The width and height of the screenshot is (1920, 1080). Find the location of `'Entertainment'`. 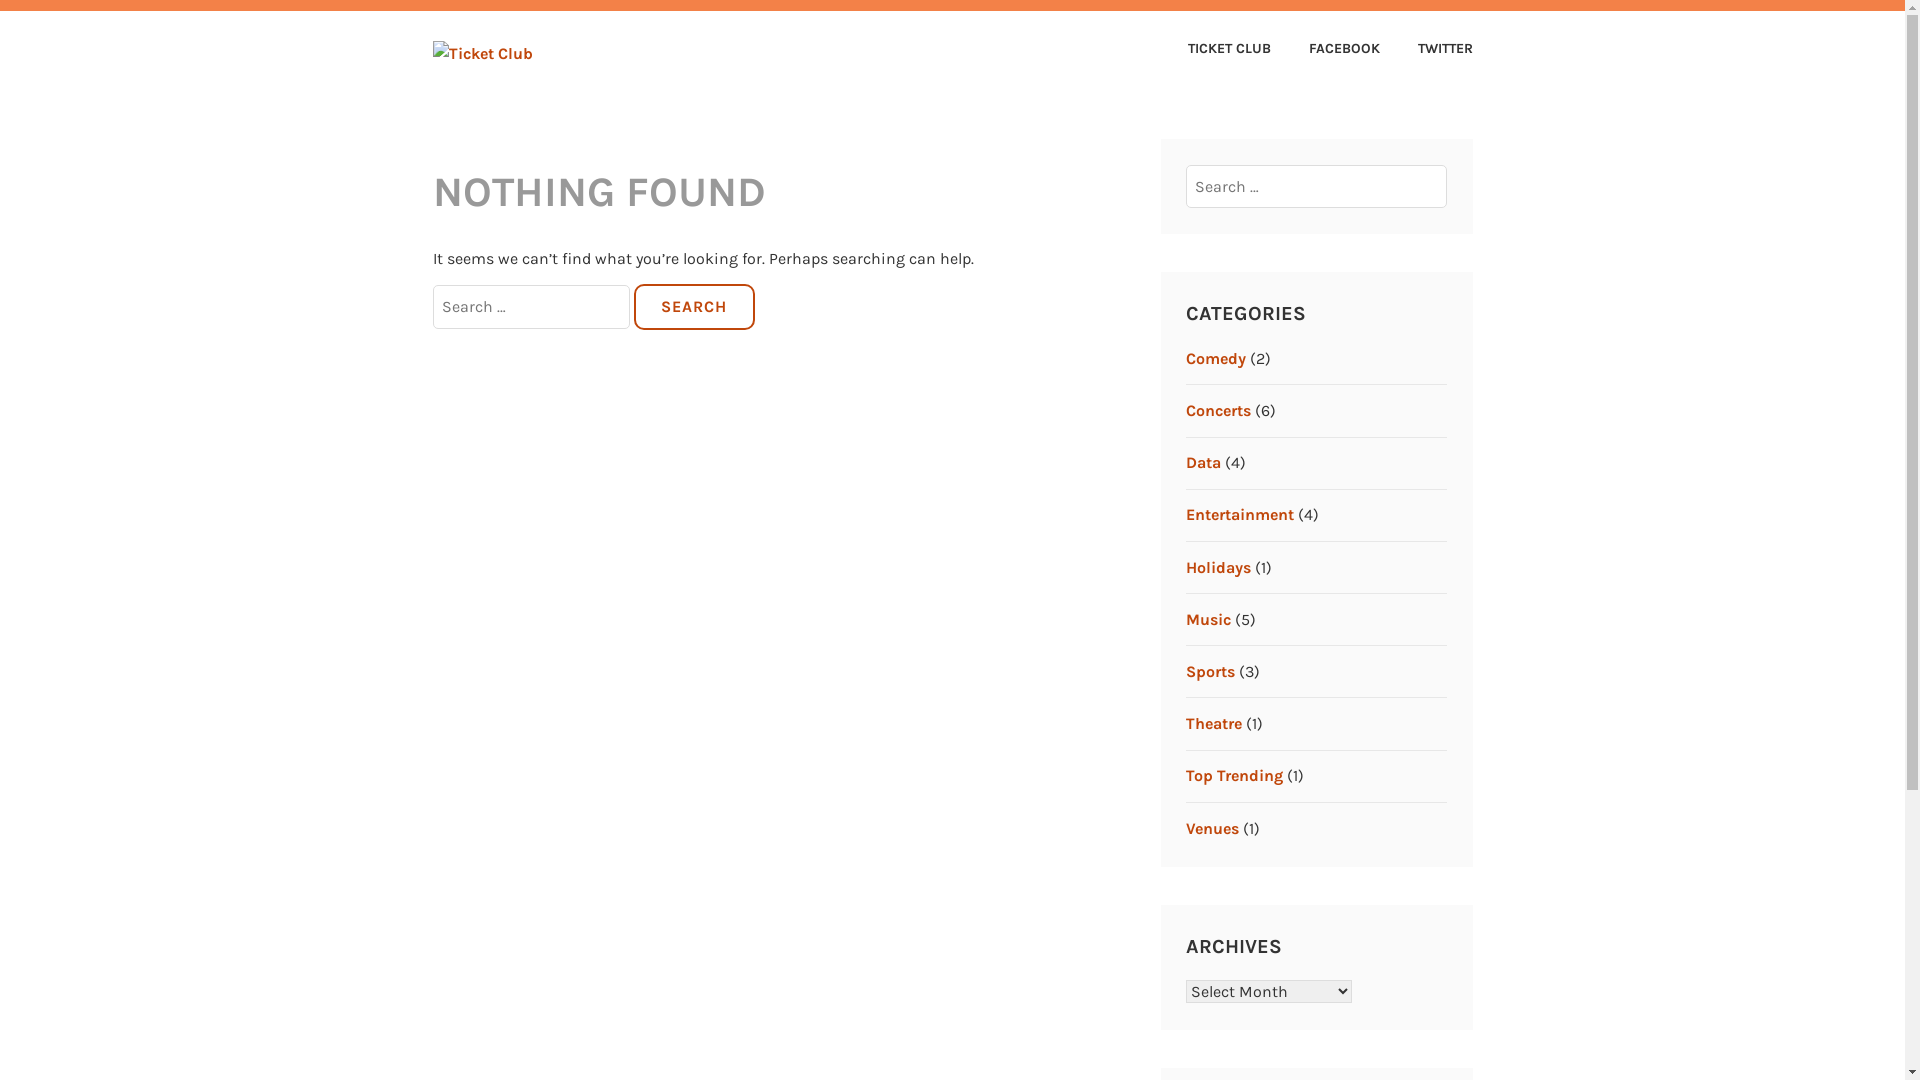

'Entertainment' is located at coordinates (1185, 513).